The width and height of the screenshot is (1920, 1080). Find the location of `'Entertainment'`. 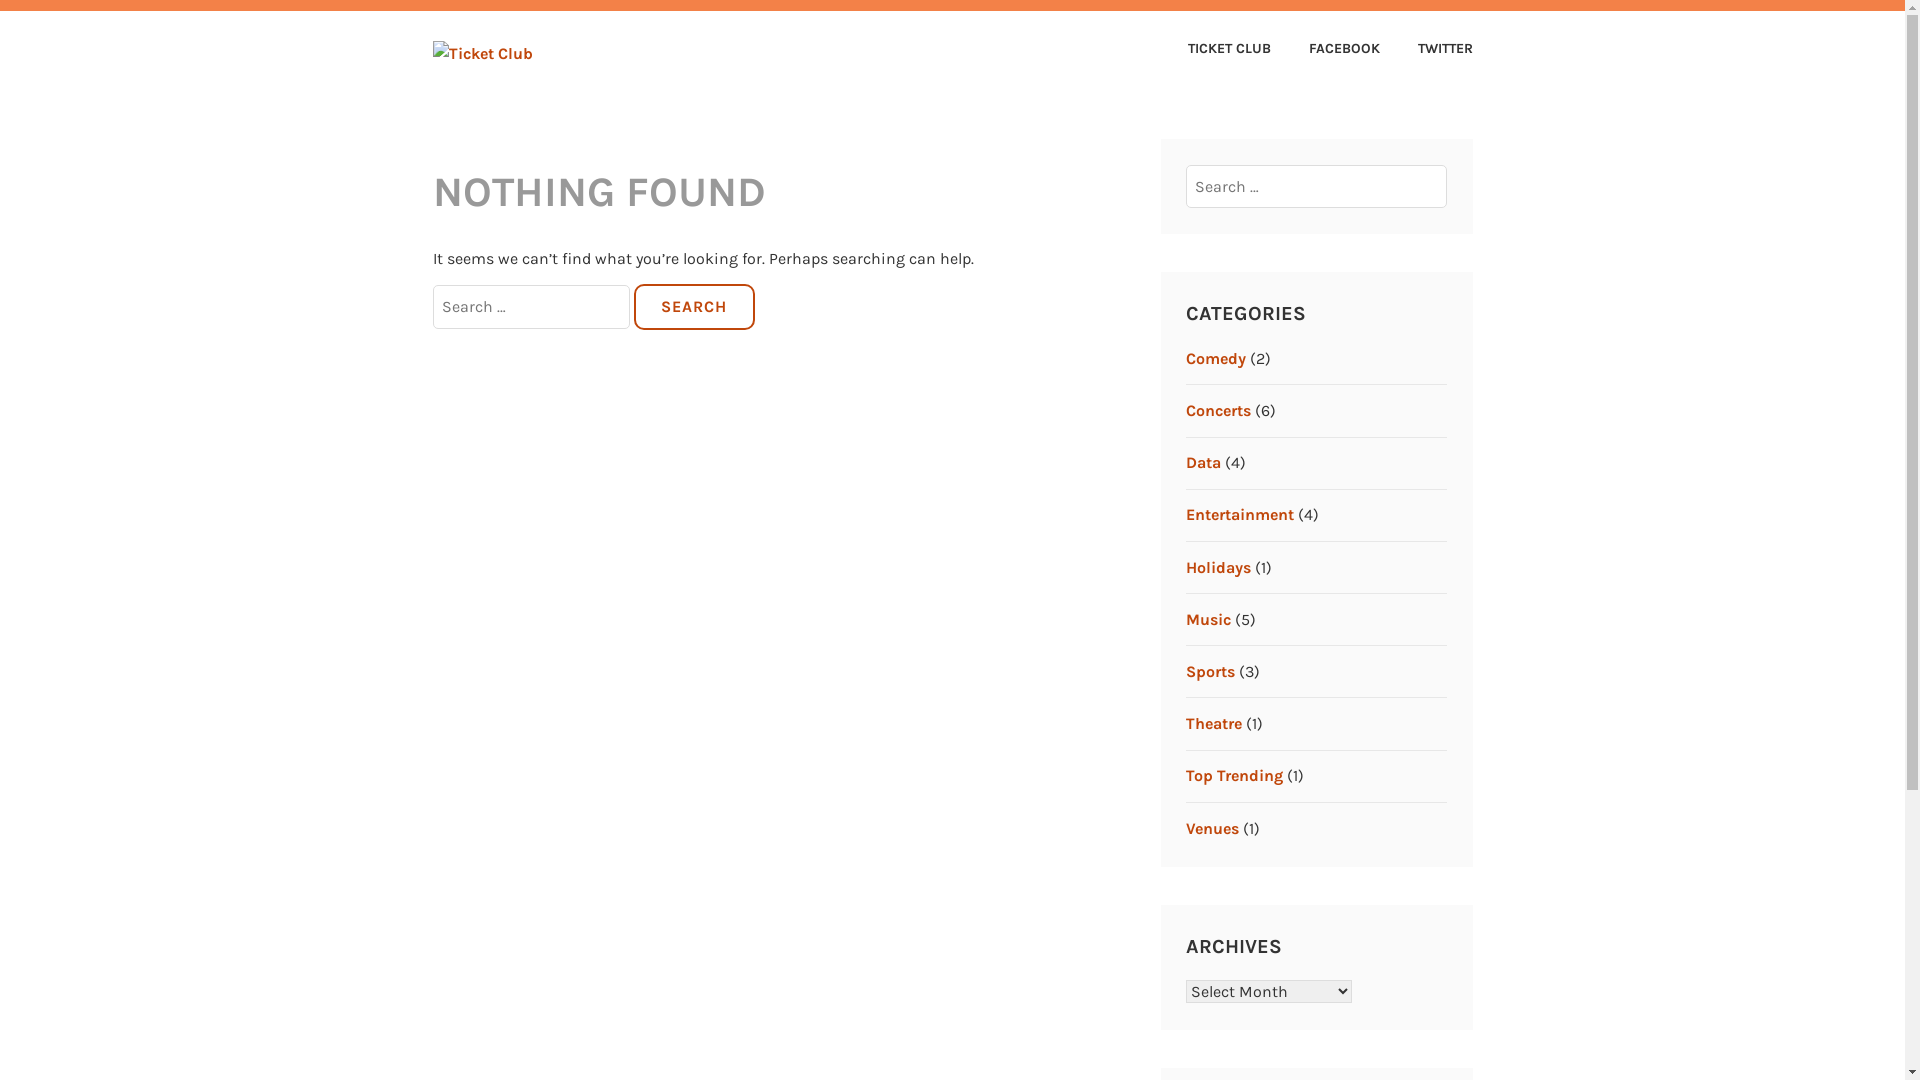

'Entertainment' is located at coordinates (1185, 513).